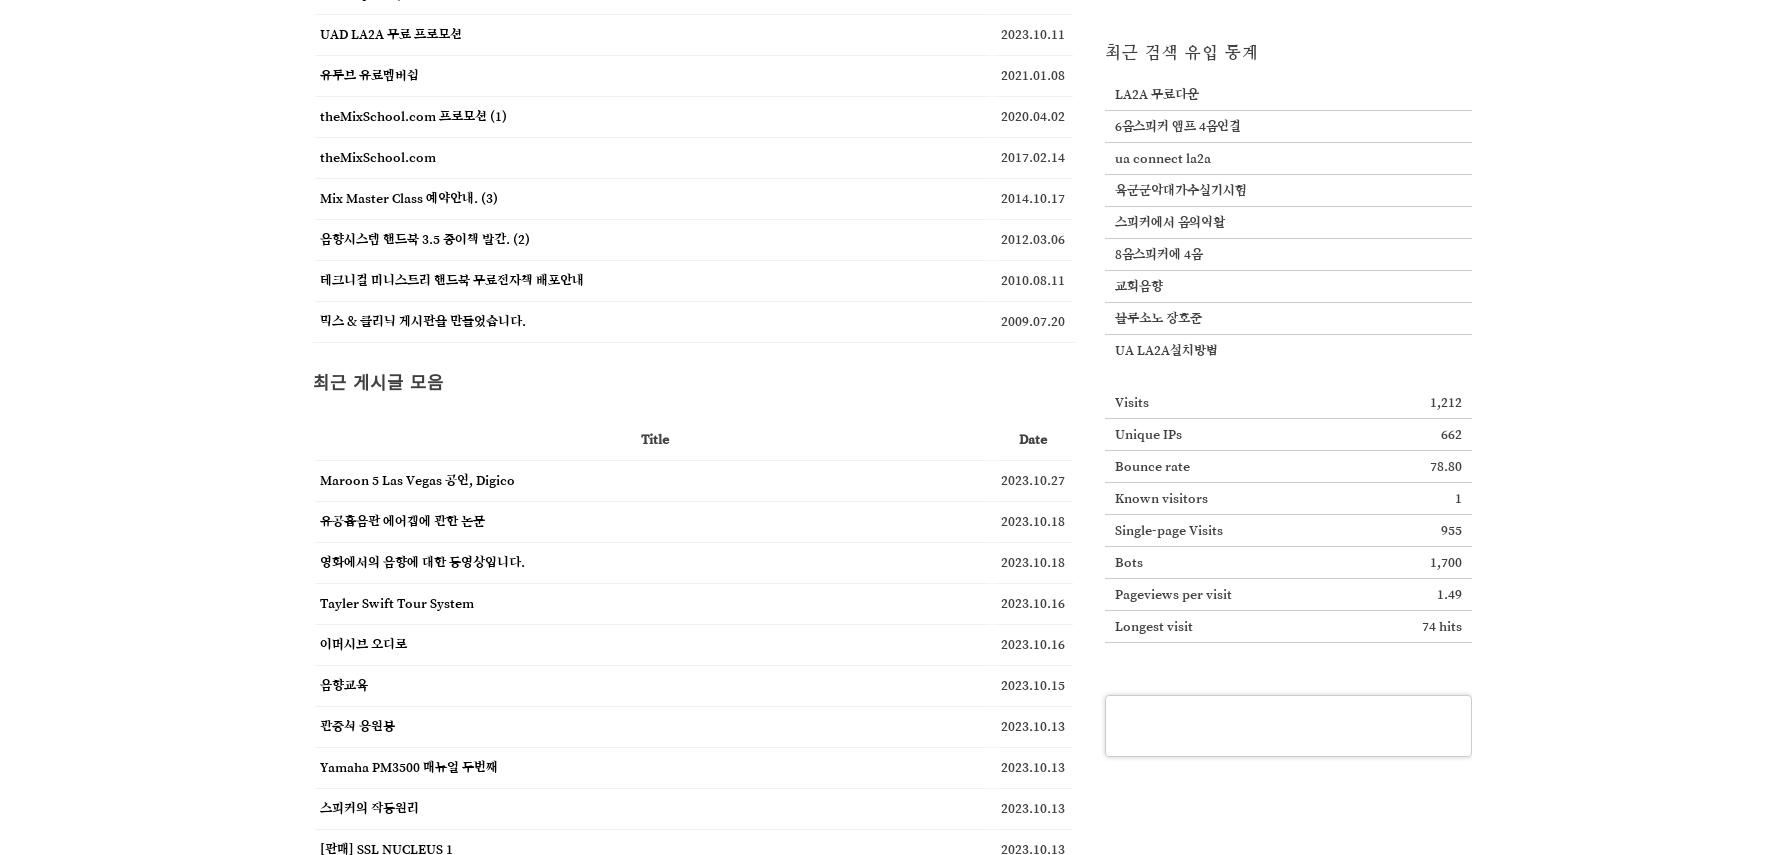 The height and width of the screenshot is (855, 1785). What do you see at coordinates (1114, 93) in the screenshot?
I see `'LA2A 무료다운'` at bounding box center [1114, 93].